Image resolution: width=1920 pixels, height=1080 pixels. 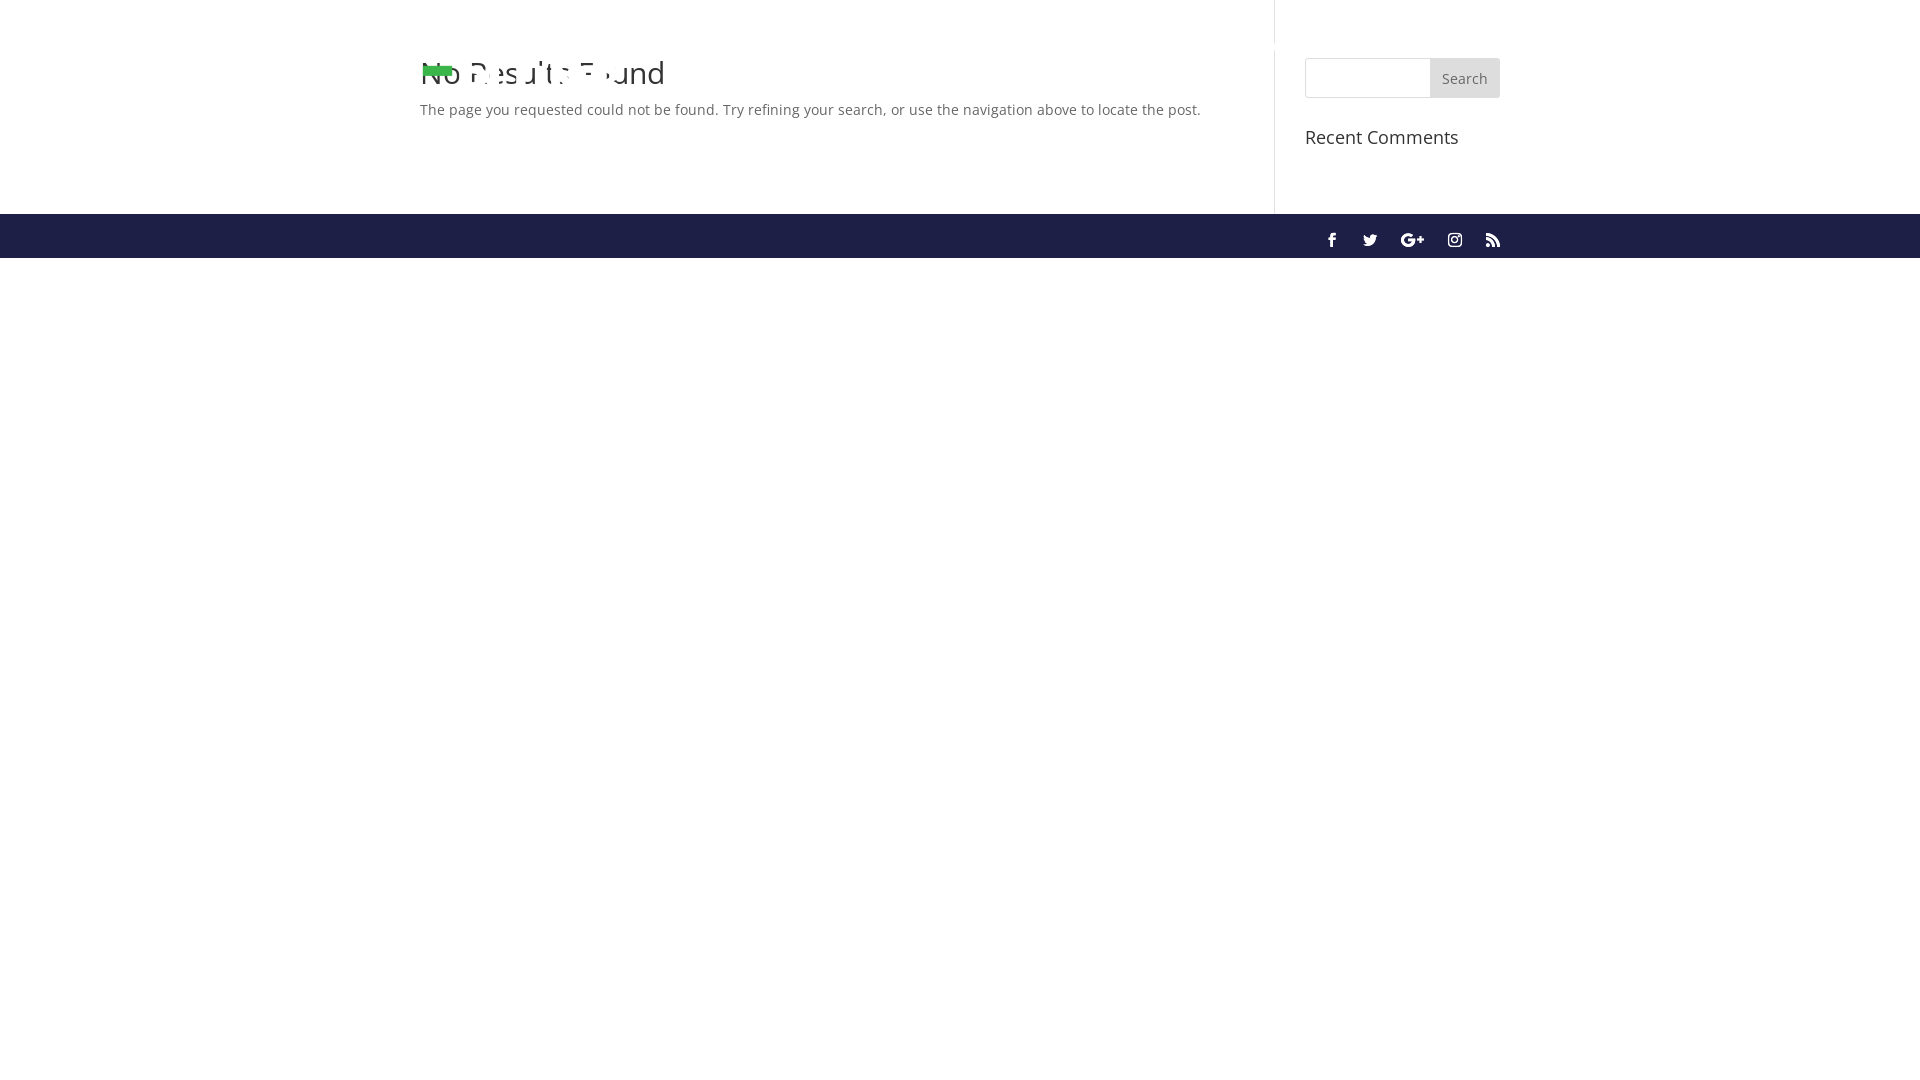 What do you see at coordinates (1464, 76) in the screenshot?
I see `'Search'` at bounding box center [1464, 76].